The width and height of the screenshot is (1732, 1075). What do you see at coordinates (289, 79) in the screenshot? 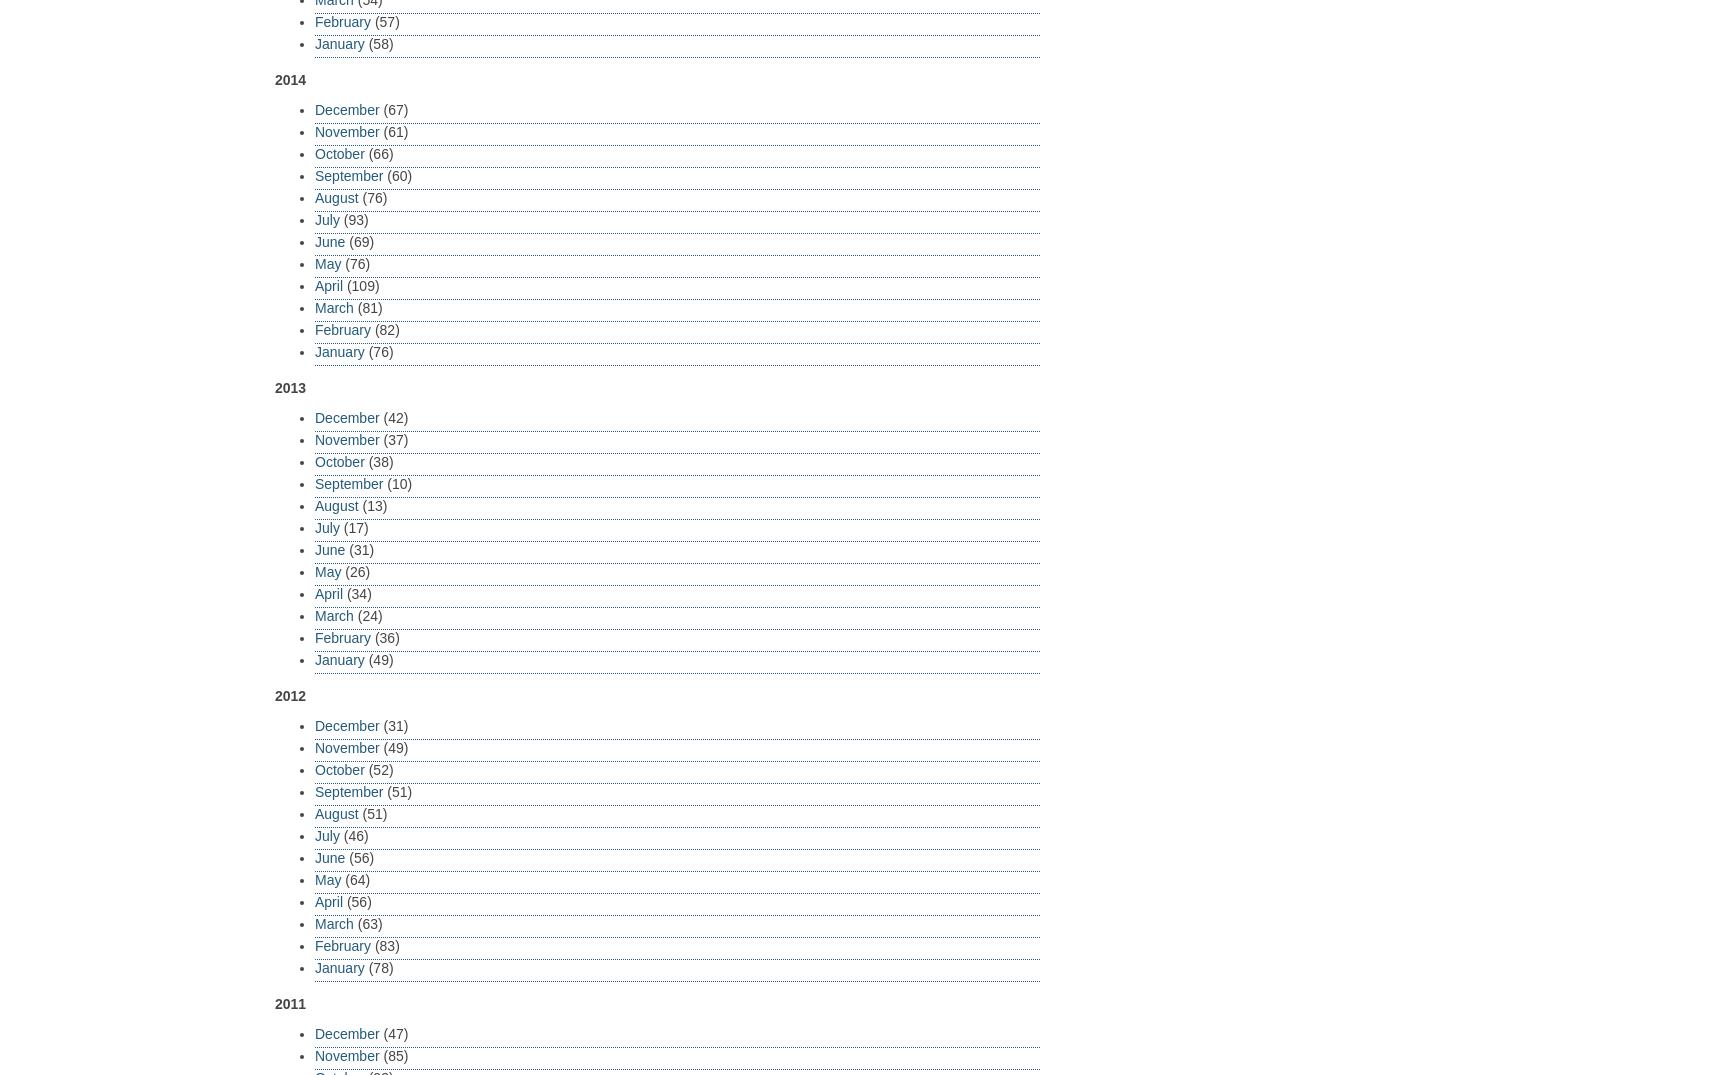
I see `'2014'` at bounding box center [289, 79].